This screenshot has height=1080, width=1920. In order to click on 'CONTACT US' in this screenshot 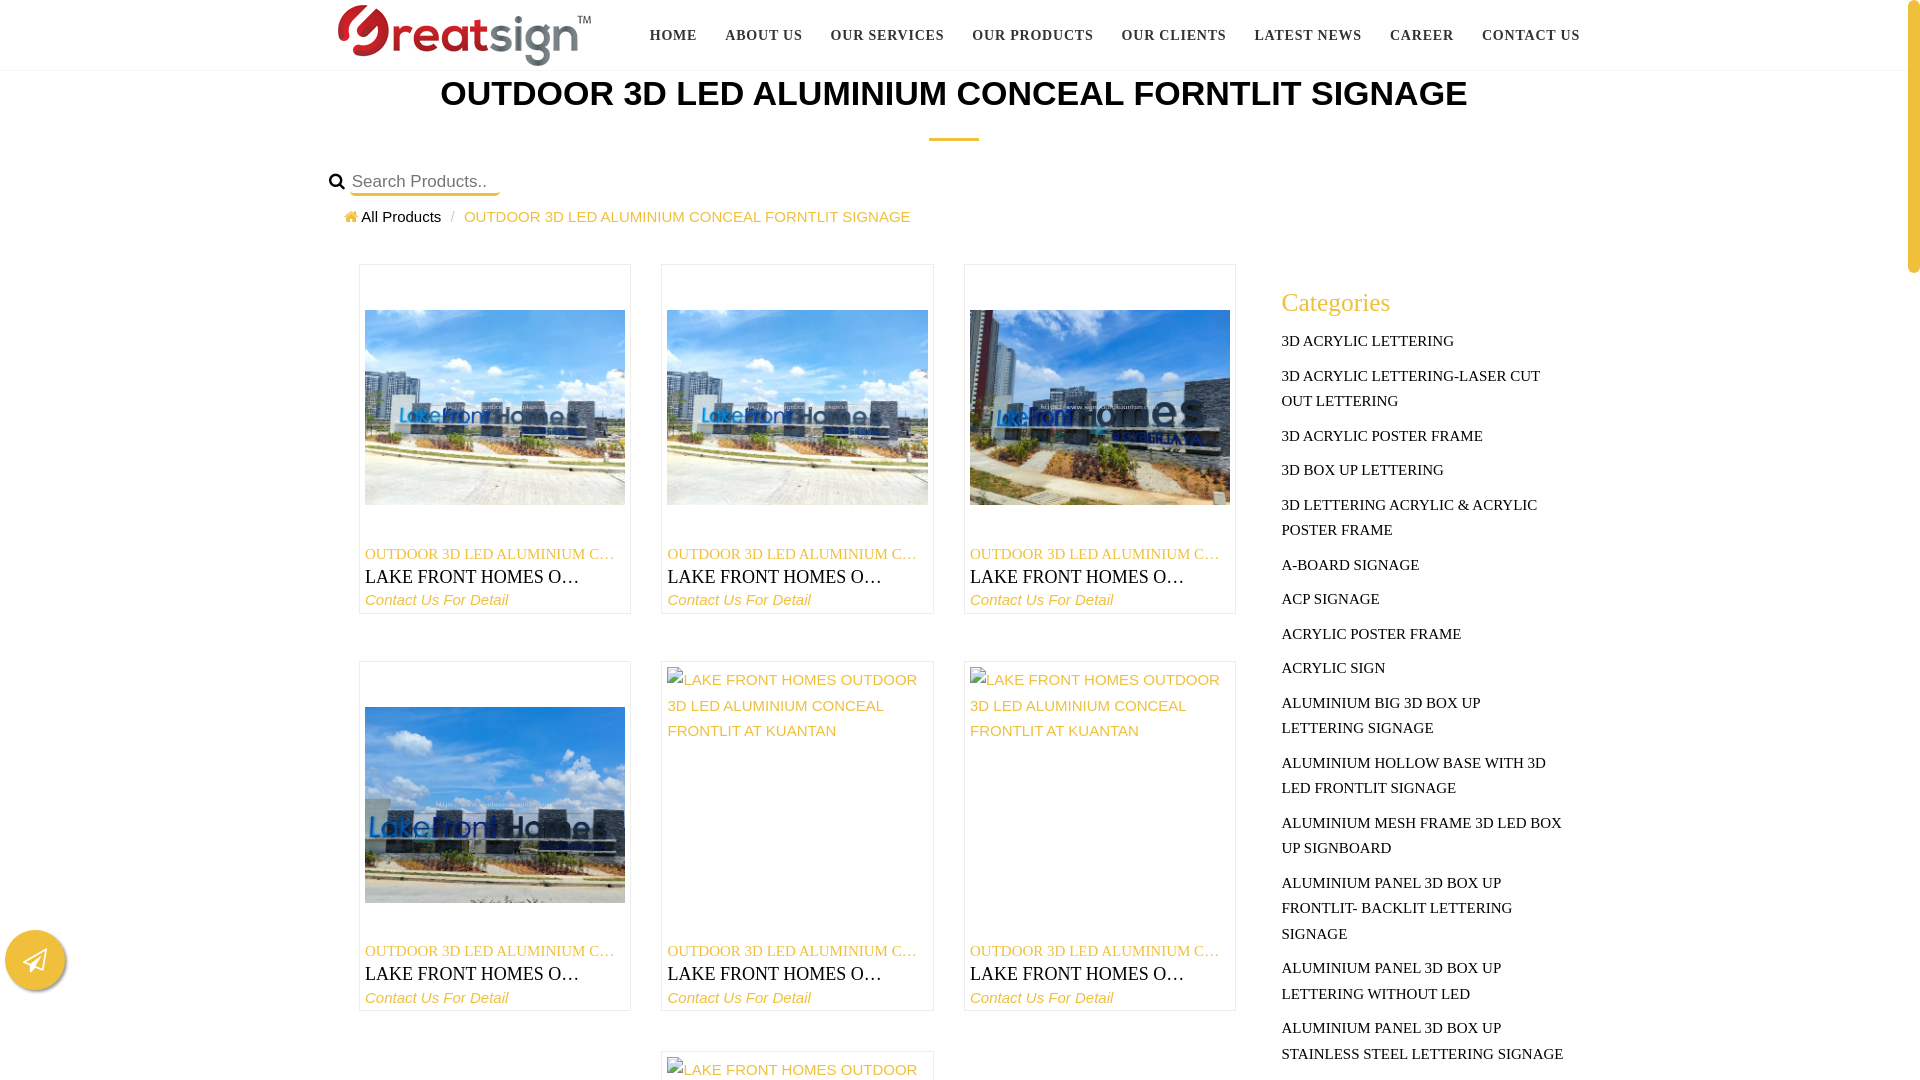, I will do `click(1468, 35)`.